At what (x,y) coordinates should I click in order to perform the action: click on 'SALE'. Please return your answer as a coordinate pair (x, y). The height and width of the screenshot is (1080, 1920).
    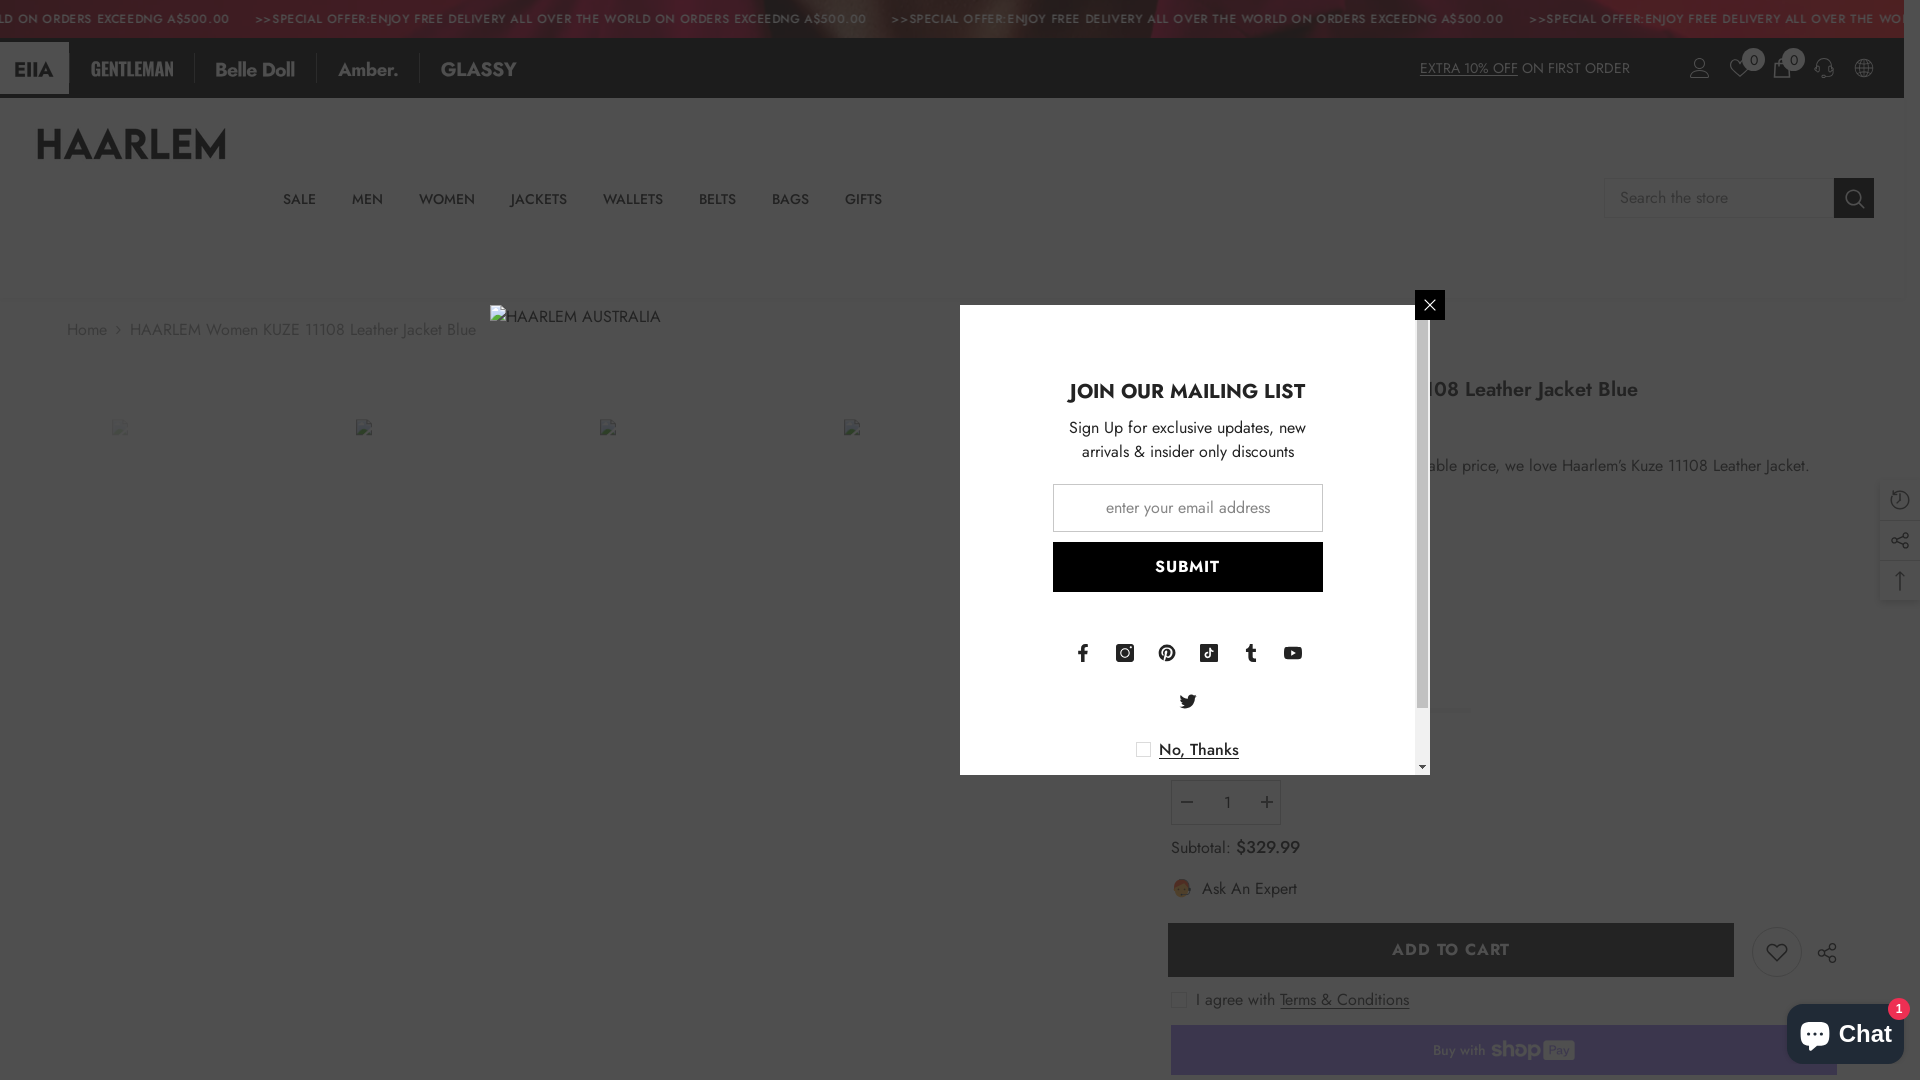
    Looking at the image, I should click on (298, 207).